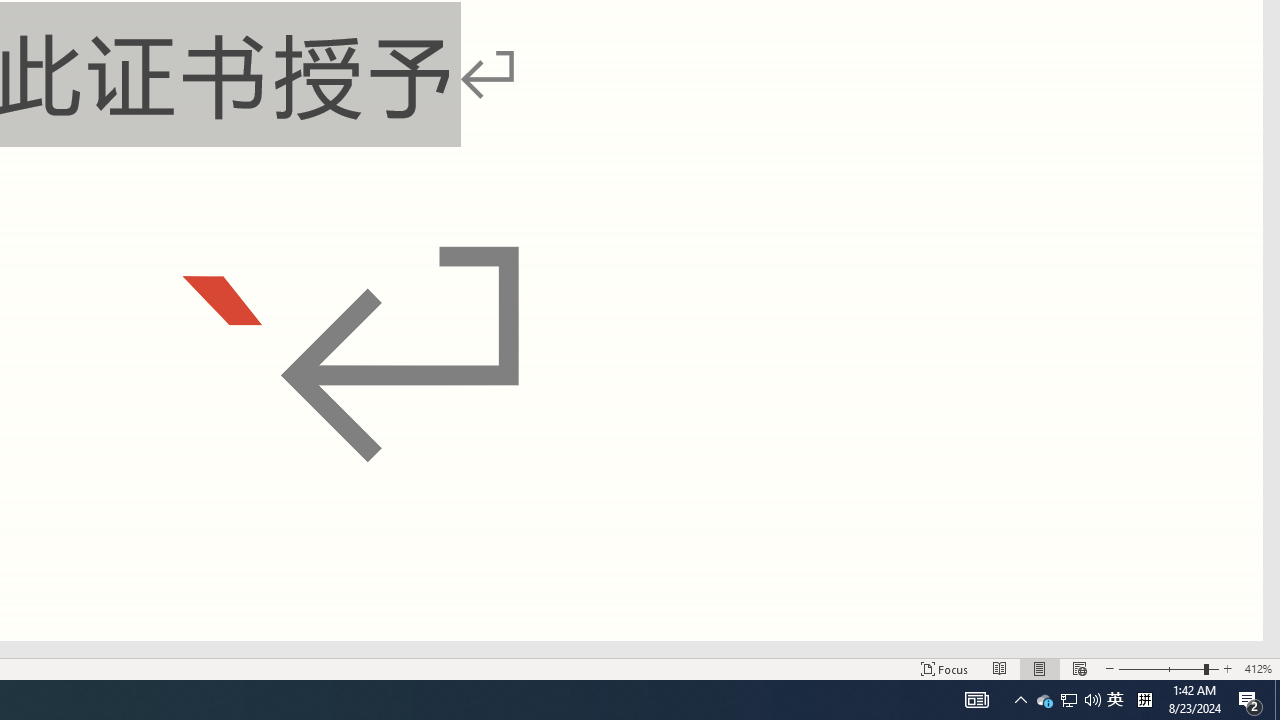 The image size is (1280, 720). I want to click on 'Zoom 412%', so click(1257, 669).